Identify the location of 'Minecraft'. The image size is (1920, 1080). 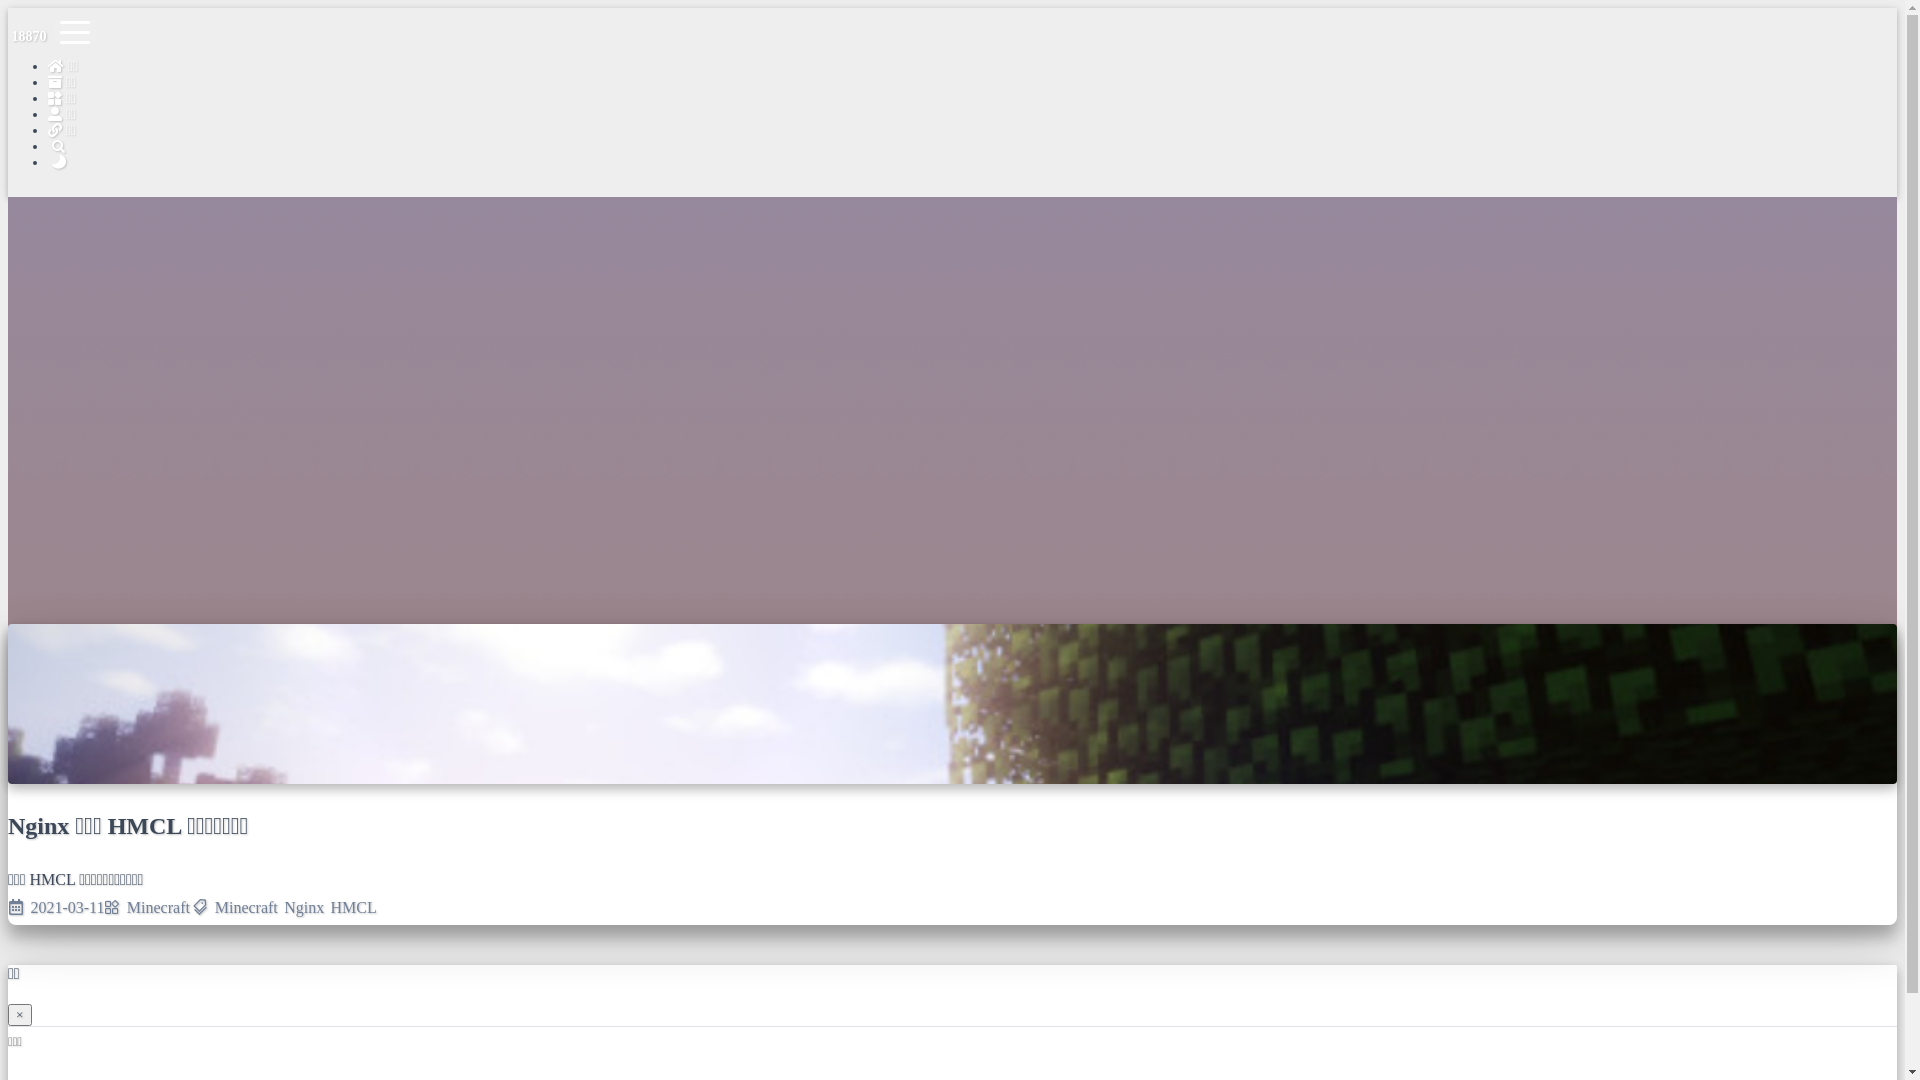
(157, 907).